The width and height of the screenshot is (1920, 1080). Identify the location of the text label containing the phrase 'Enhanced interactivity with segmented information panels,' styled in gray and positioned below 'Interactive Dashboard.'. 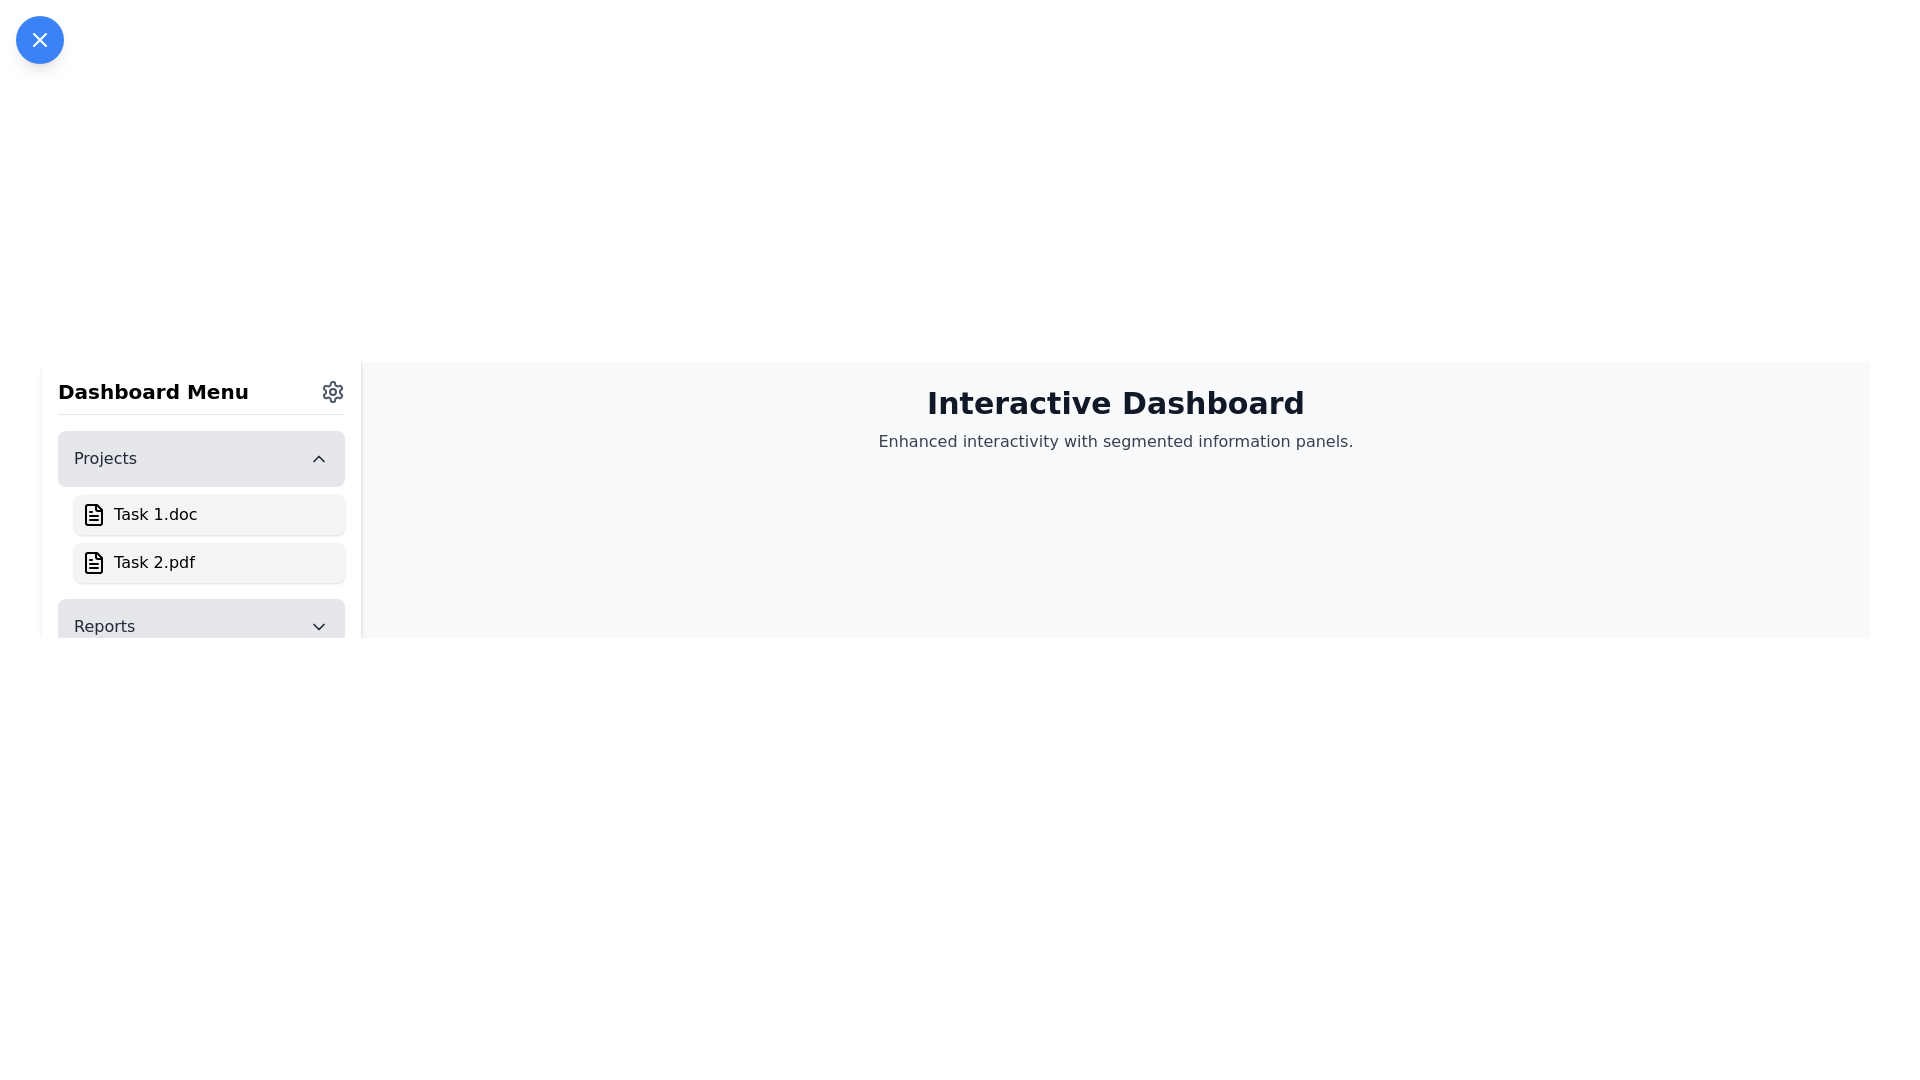
(1115, 441).